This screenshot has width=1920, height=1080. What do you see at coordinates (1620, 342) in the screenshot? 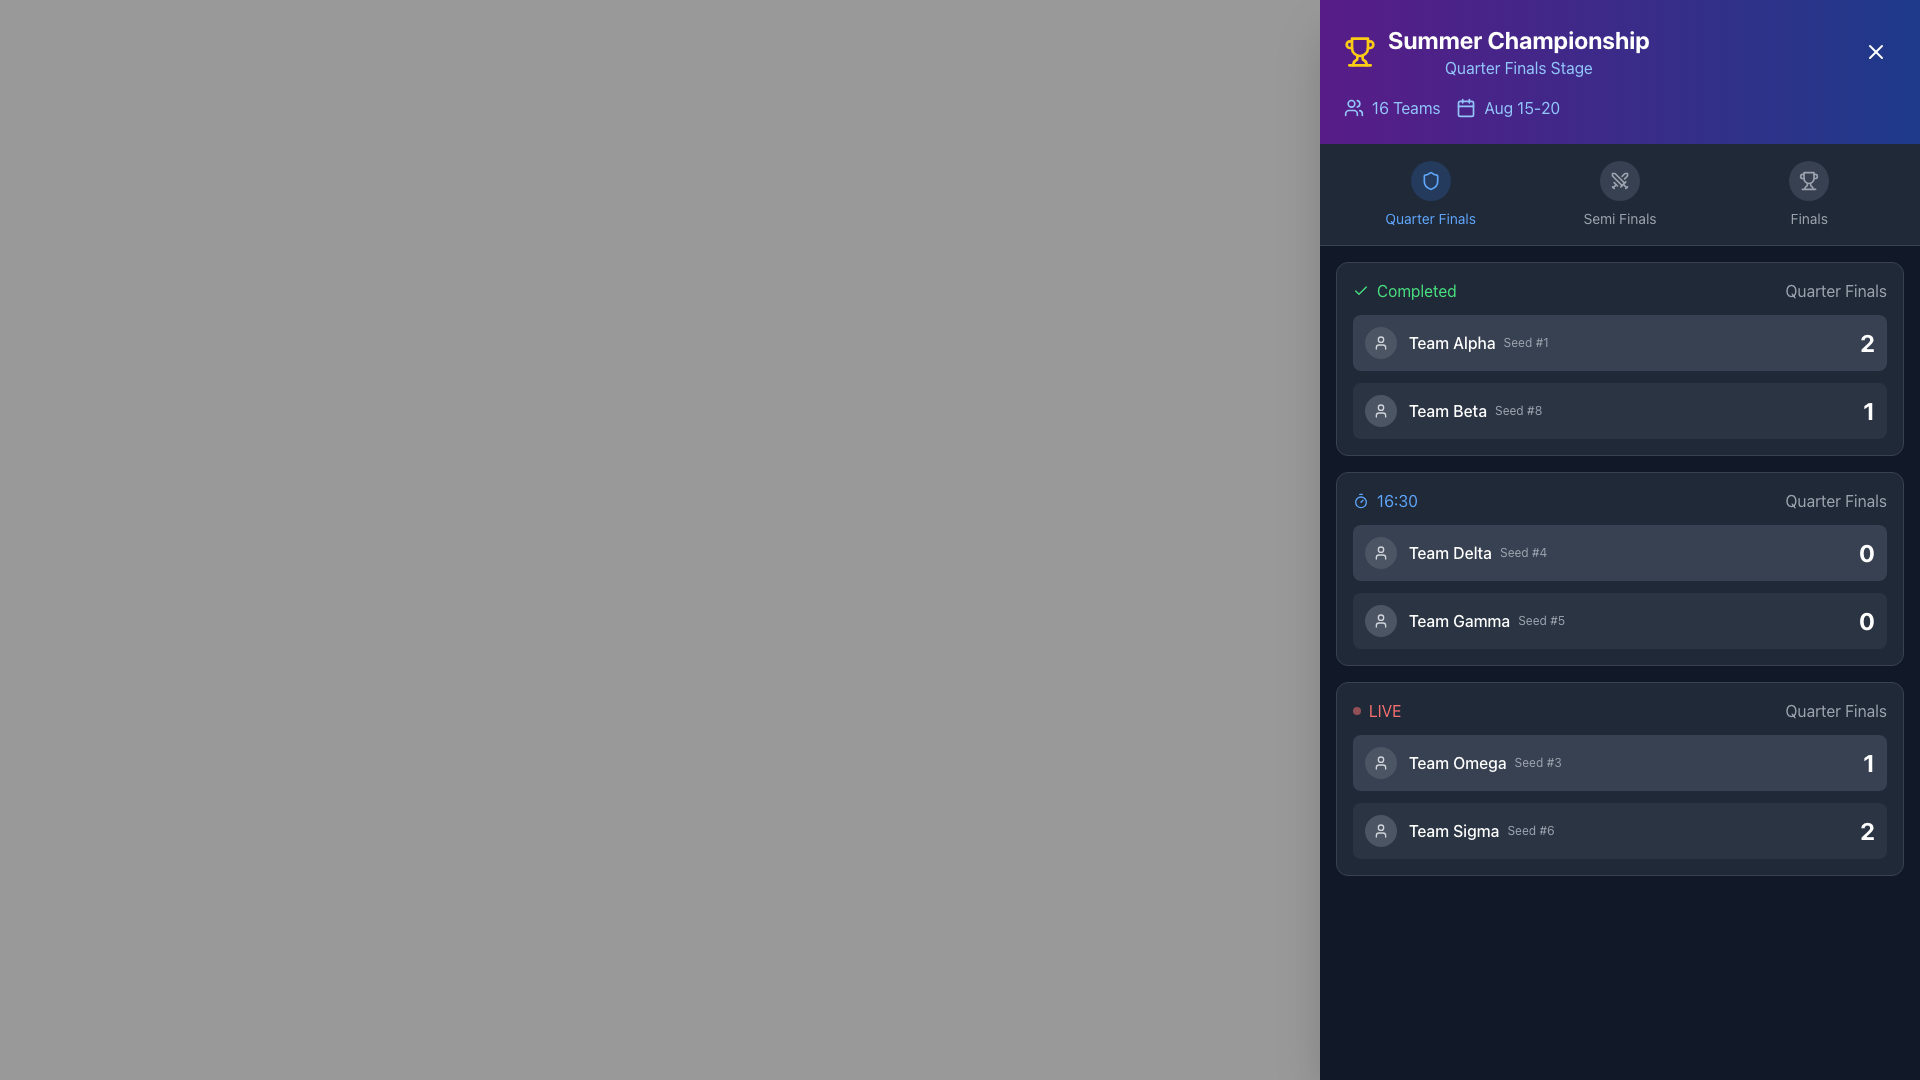
I see `the Informational Card displaying 'Team Alpha Seed #1' with a dark gray background, which is the first in its group under the section titled 'Completed'` at bounding box center [1620, 342].